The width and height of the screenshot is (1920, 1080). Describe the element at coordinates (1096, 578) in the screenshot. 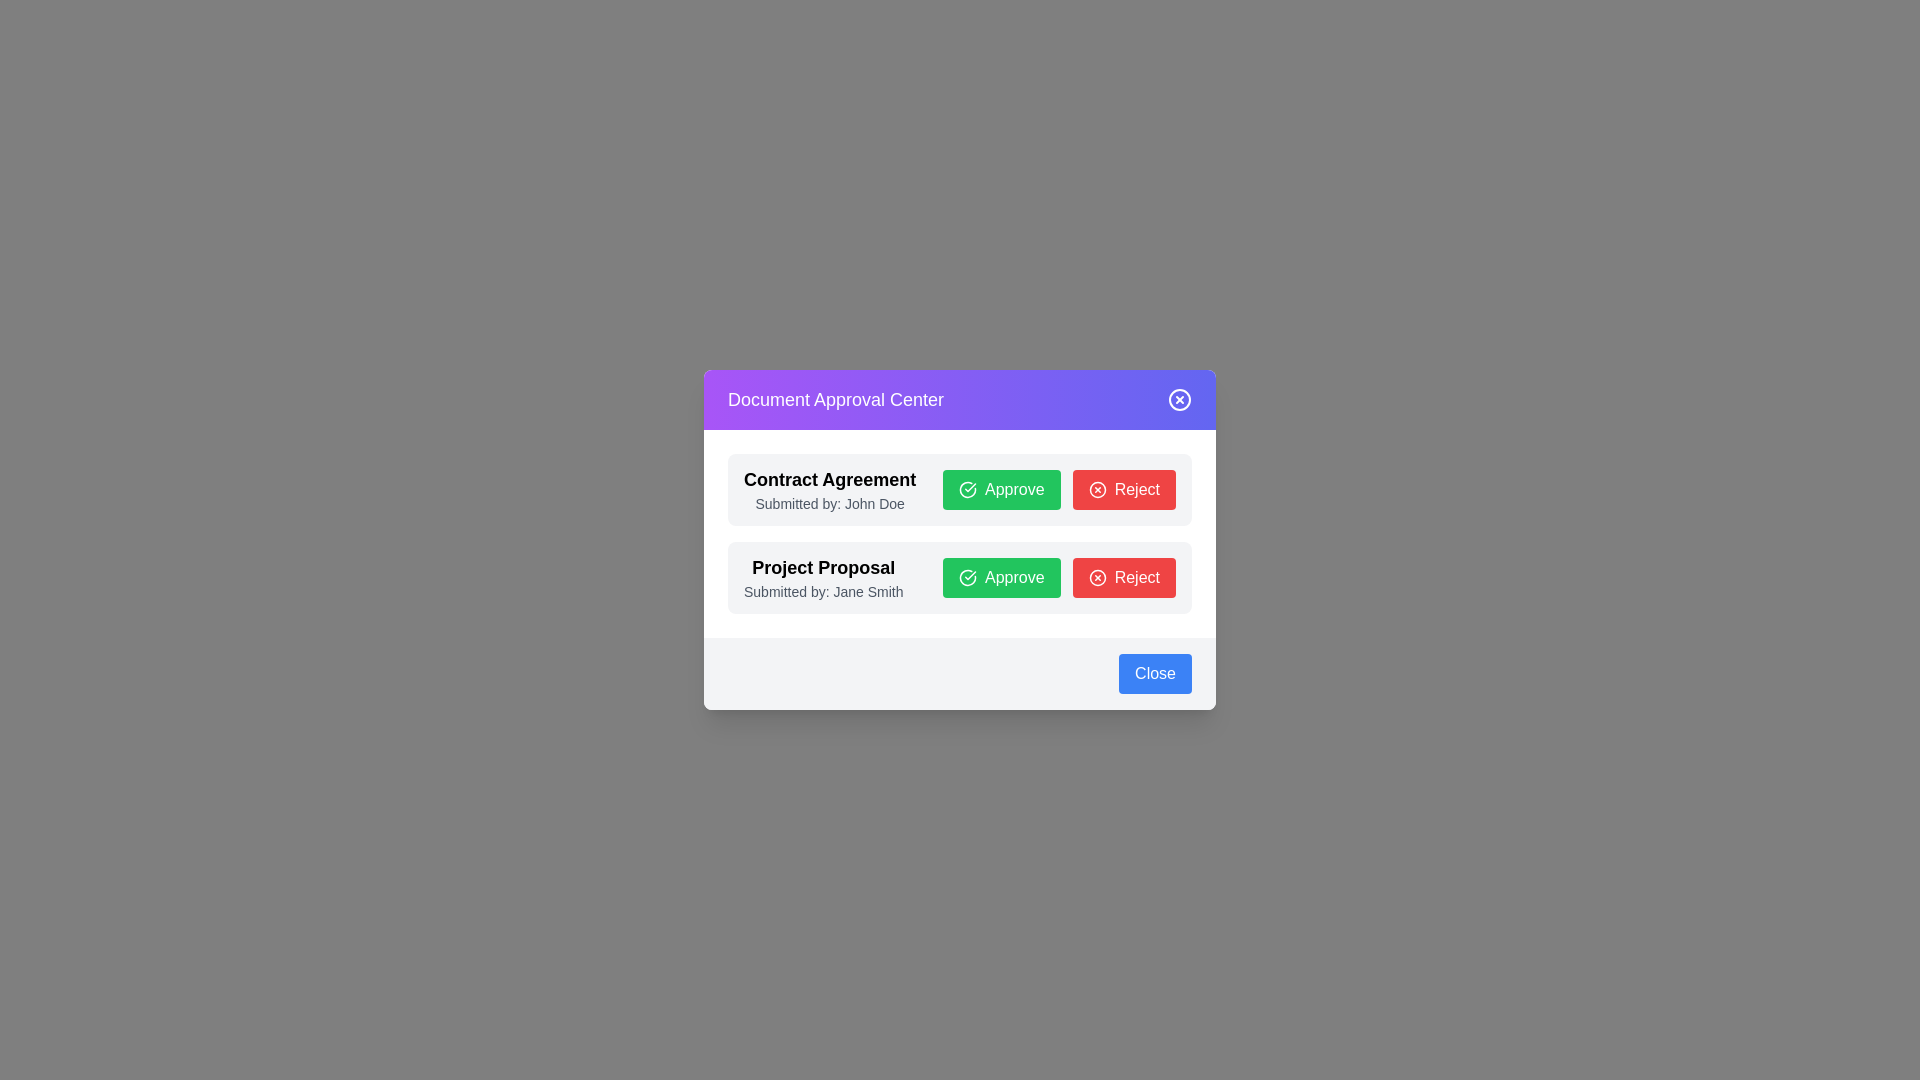

I see `the circular red outlined icon with a white 'X' symbol located within the 'Reject' button in the second row of the interface, which is under the 'Project Proposal' section` at that location.